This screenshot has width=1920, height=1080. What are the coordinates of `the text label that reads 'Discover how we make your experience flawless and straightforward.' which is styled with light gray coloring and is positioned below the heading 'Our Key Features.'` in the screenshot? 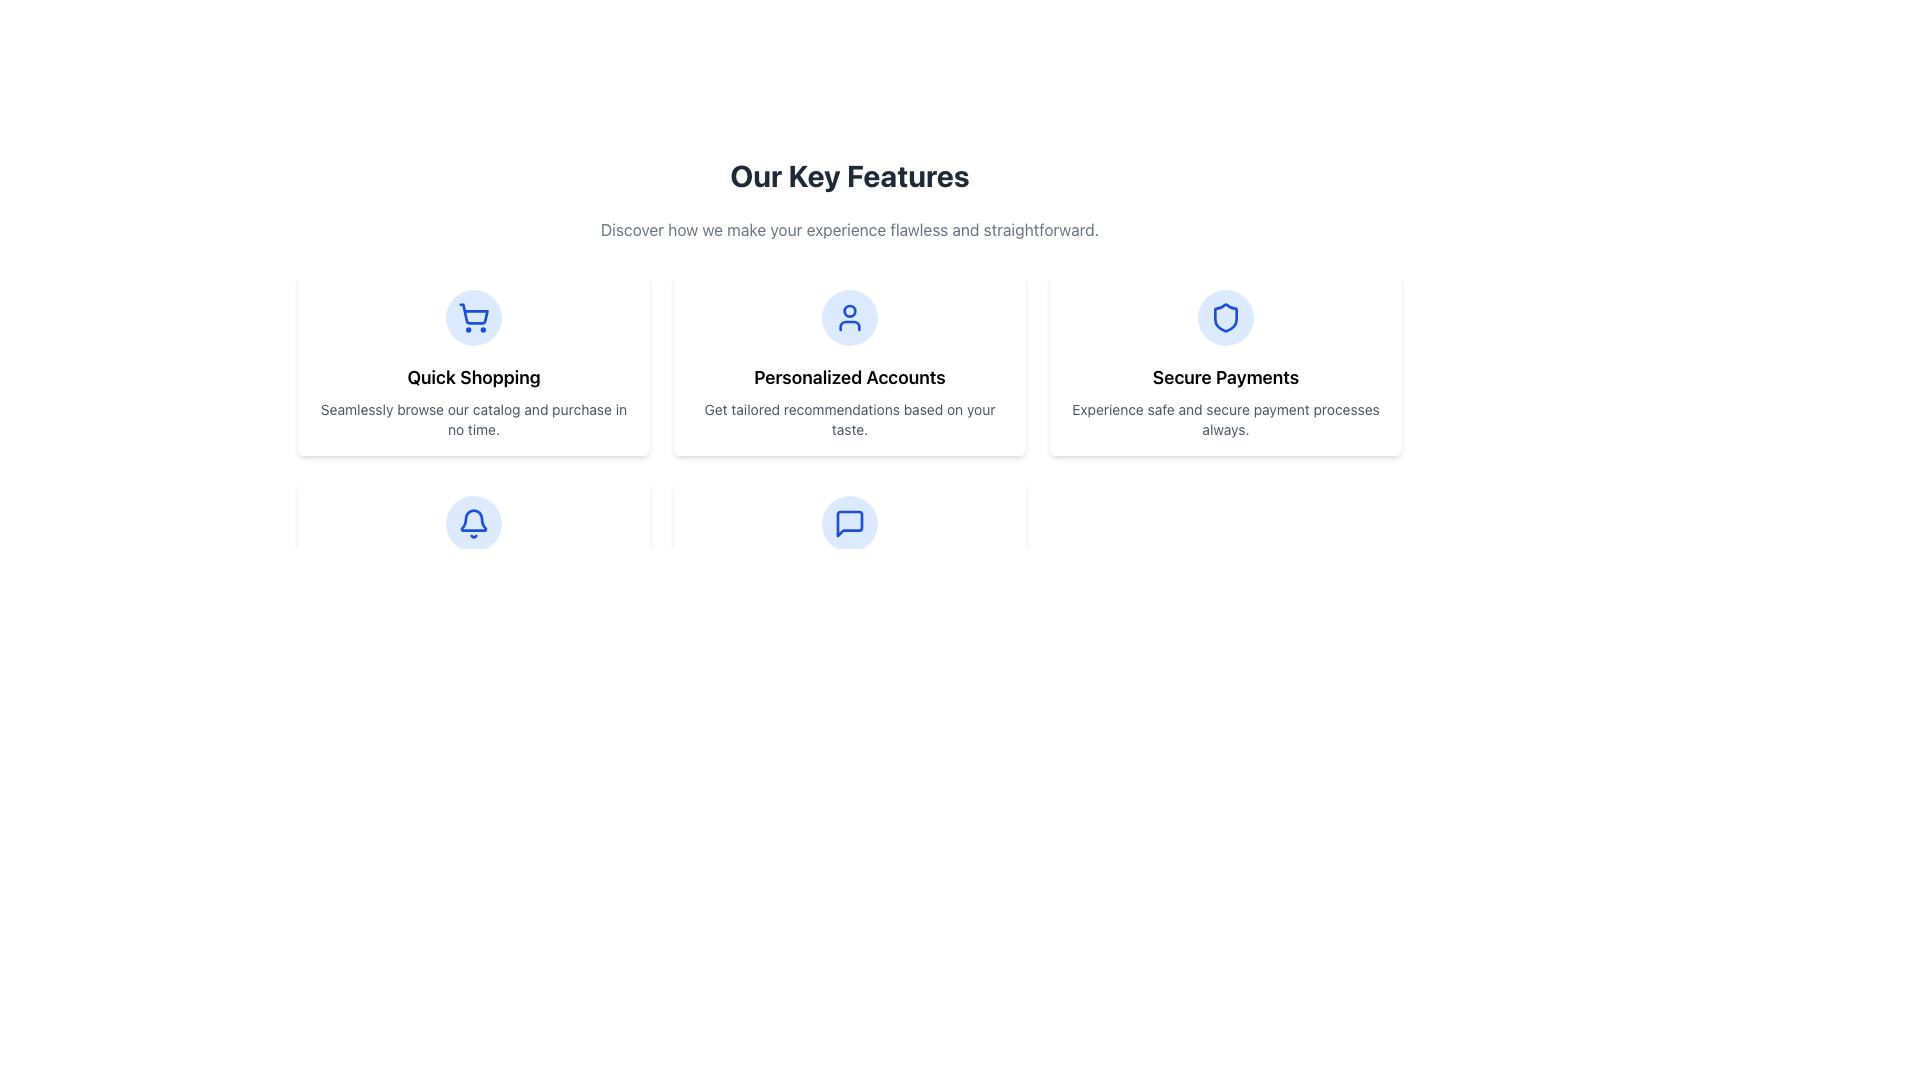 It's located at (849, 229).